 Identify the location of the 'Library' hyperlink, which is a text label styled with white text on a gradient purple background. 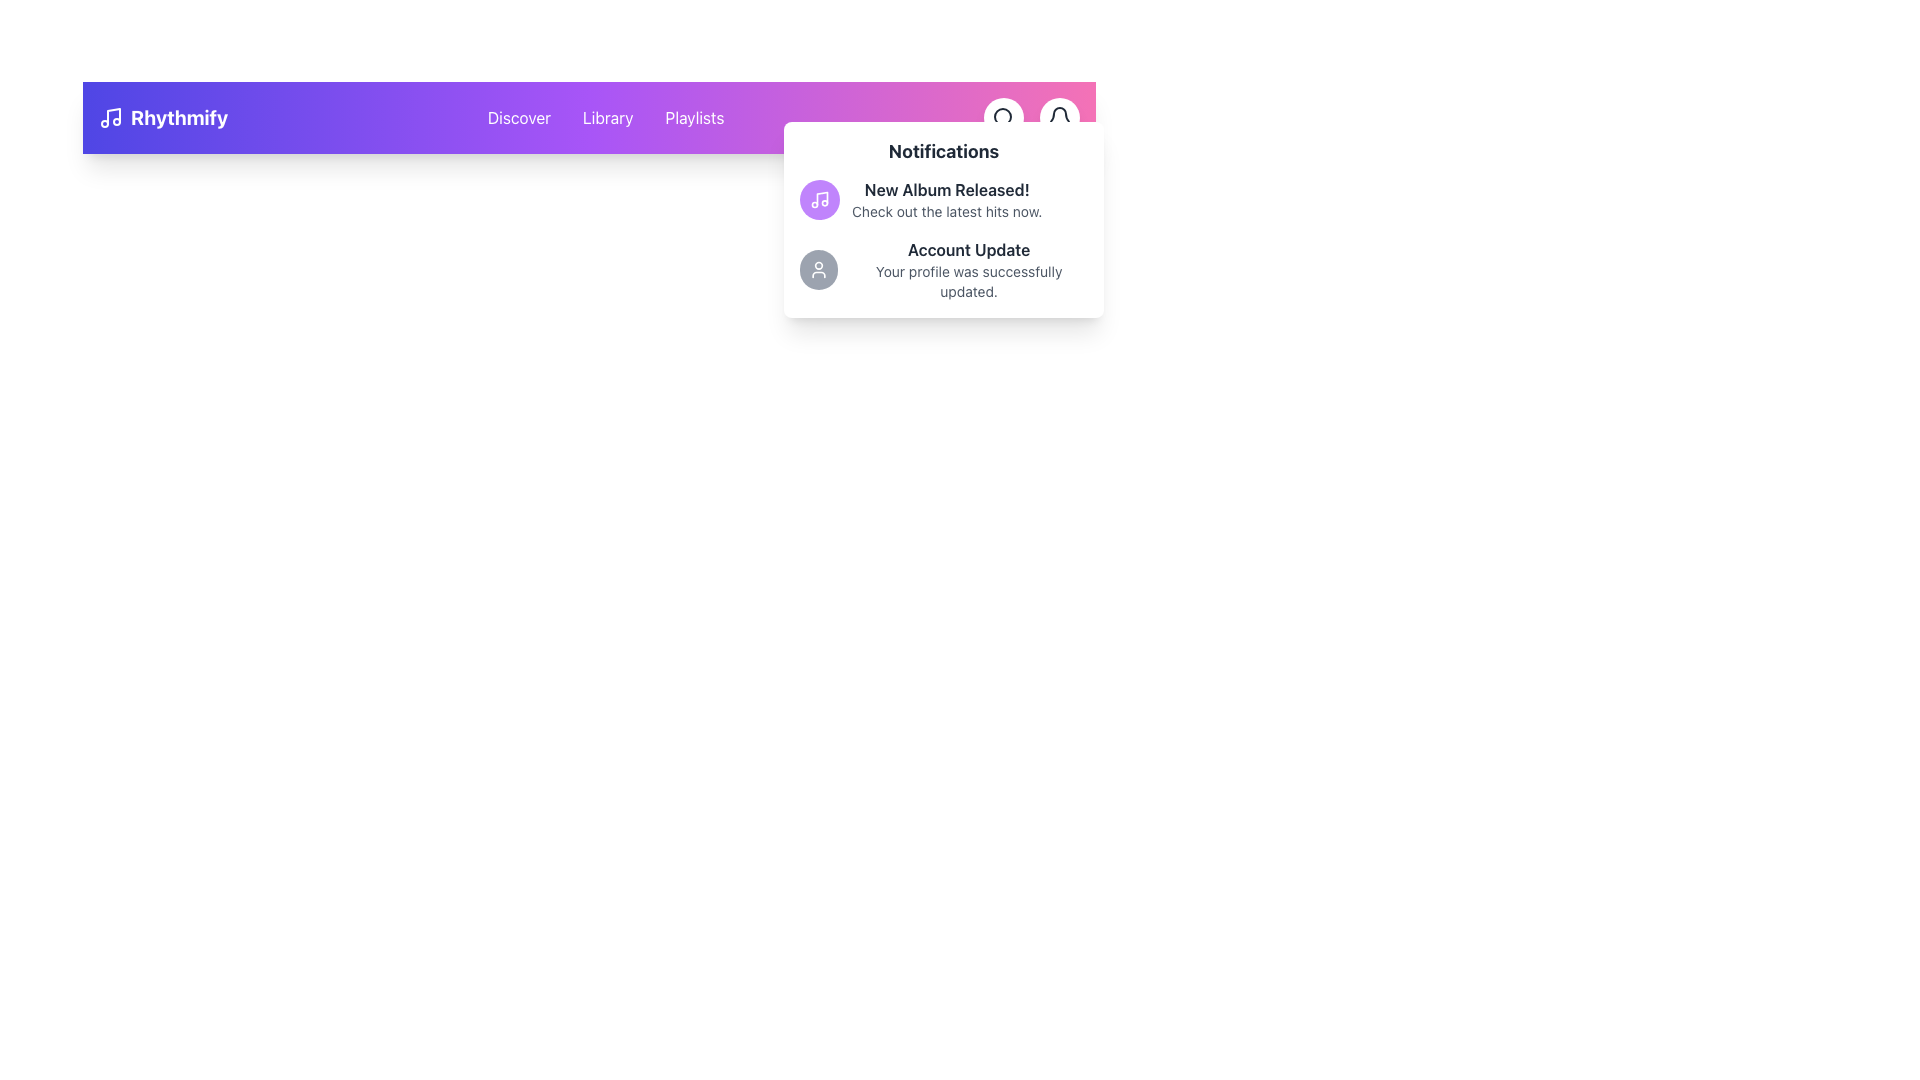
(607, 118).